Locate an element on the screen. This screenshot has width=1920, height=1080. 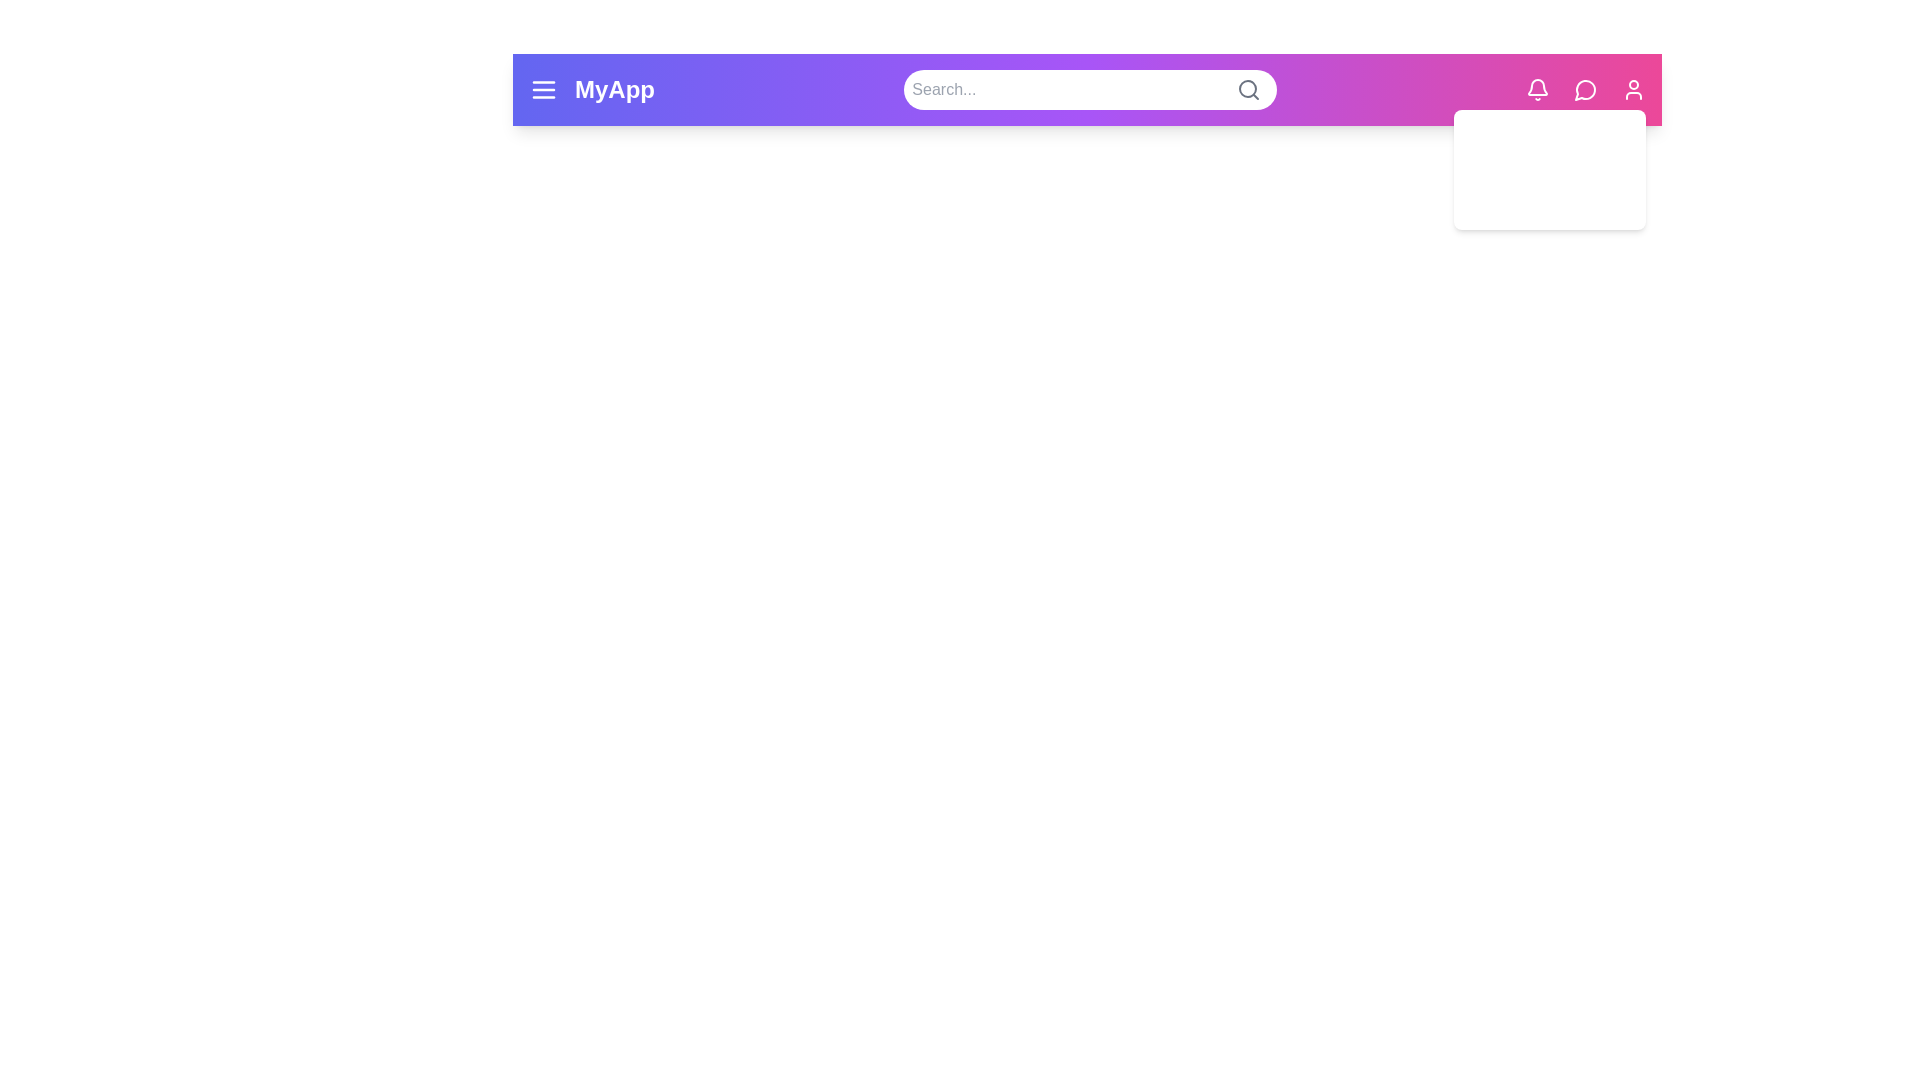
the user icon to toggle the profile dropdown menu is located at coordinates (1633, 88).